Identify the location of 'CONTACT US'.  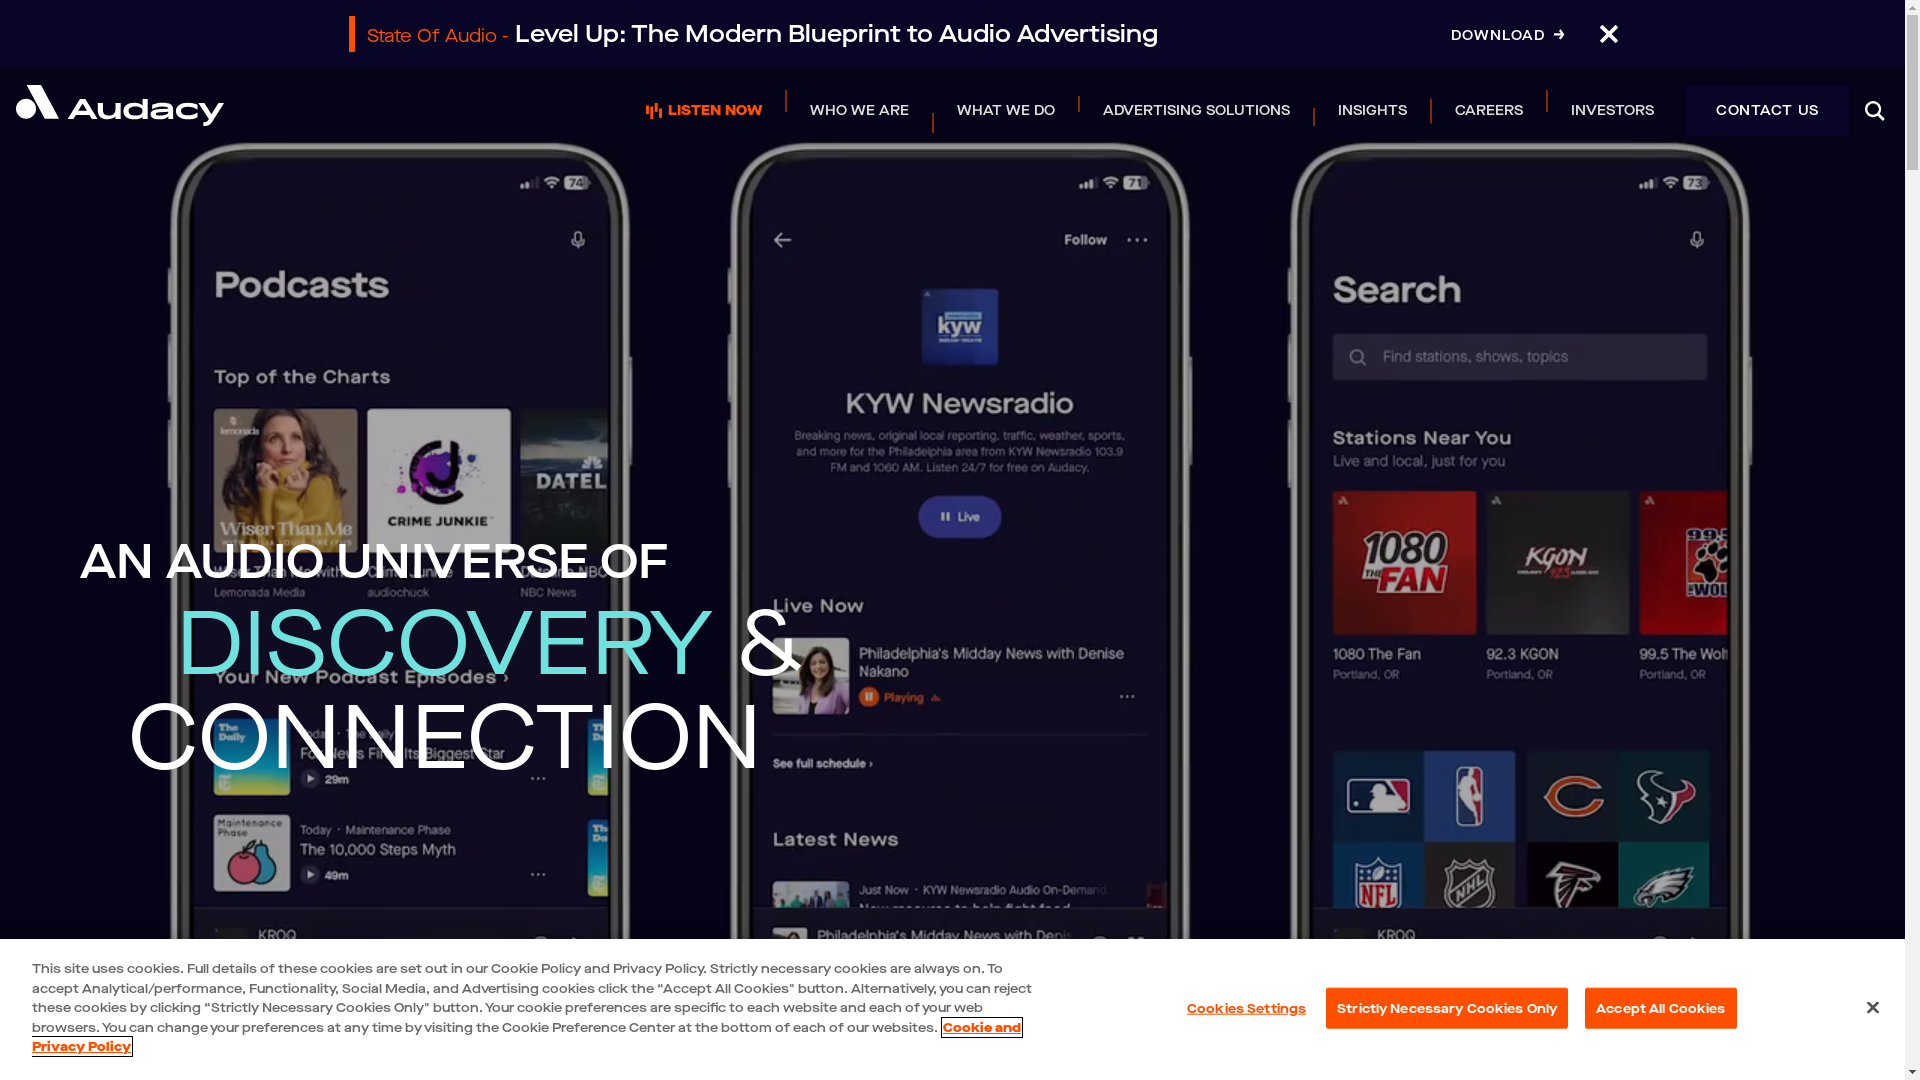
(1684, 111).